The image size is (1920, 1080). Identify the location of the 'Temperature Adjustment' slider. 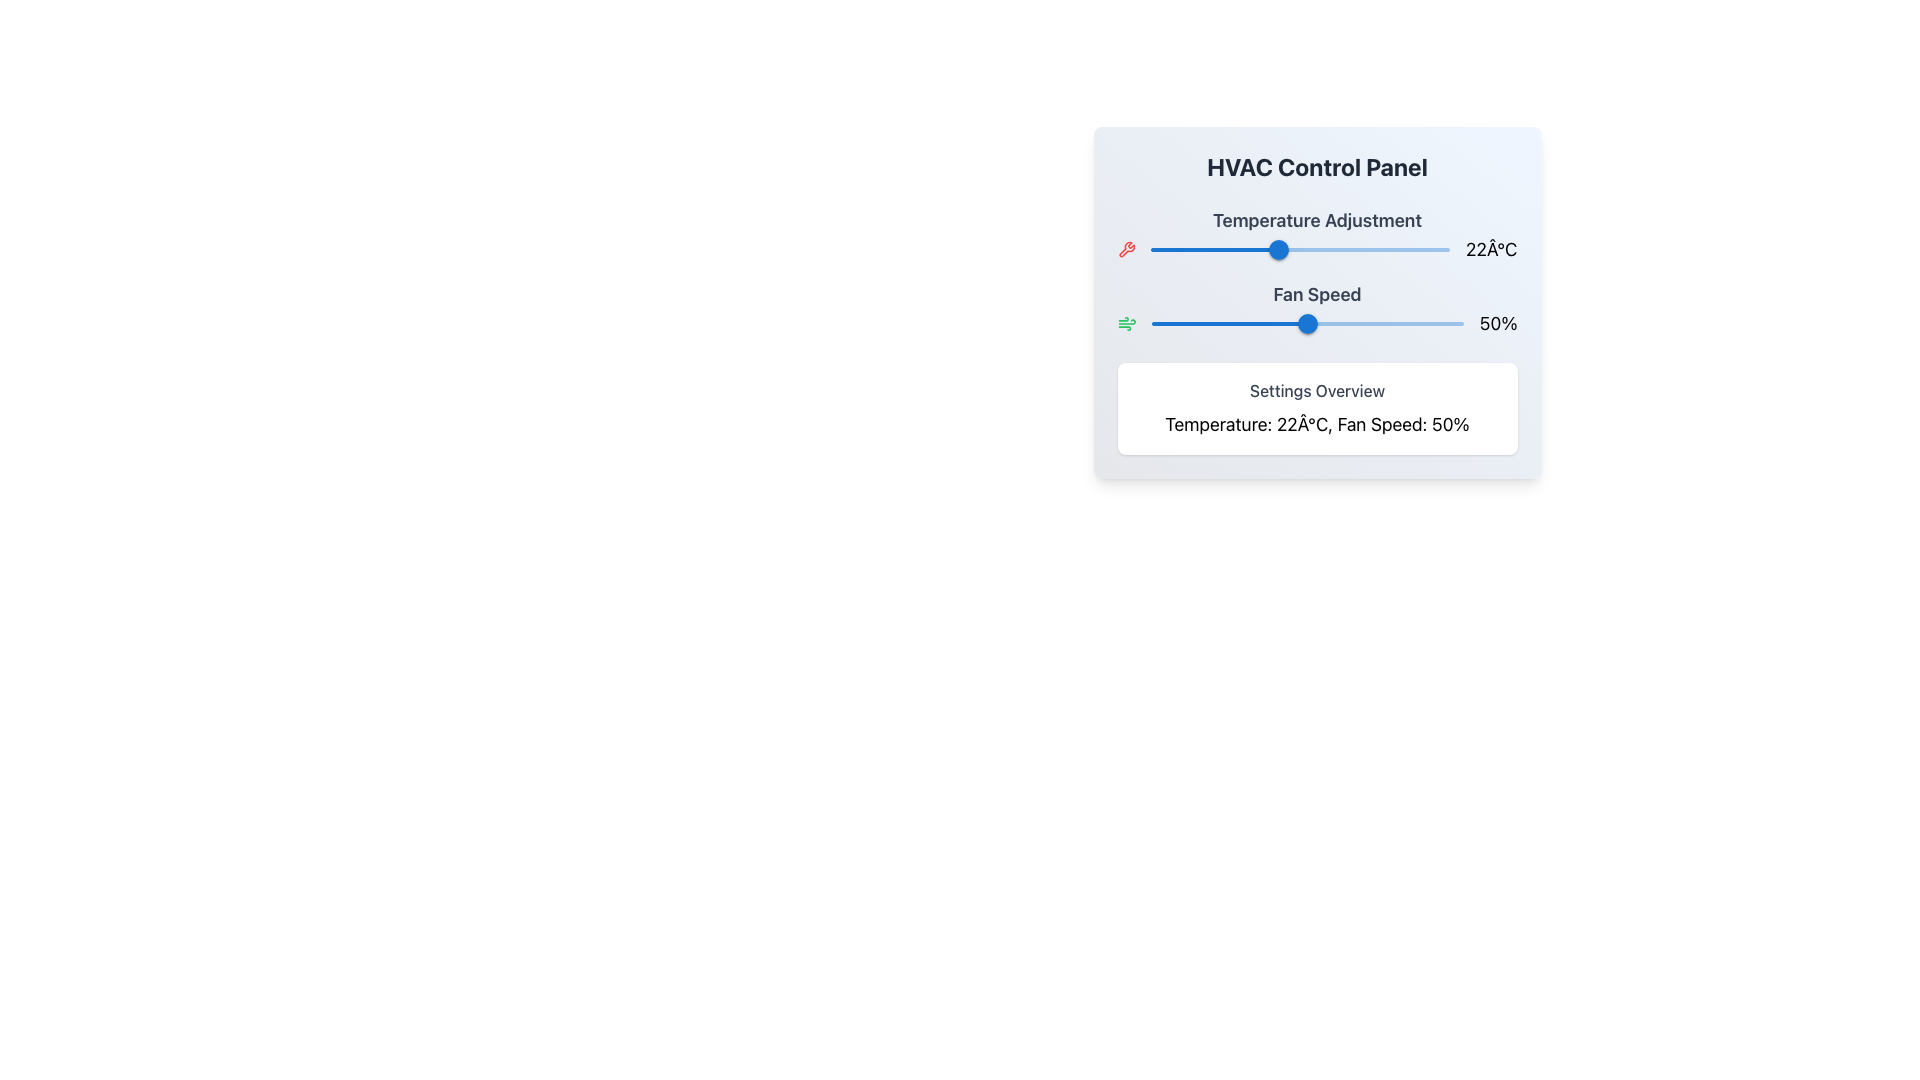
(1317, 234).